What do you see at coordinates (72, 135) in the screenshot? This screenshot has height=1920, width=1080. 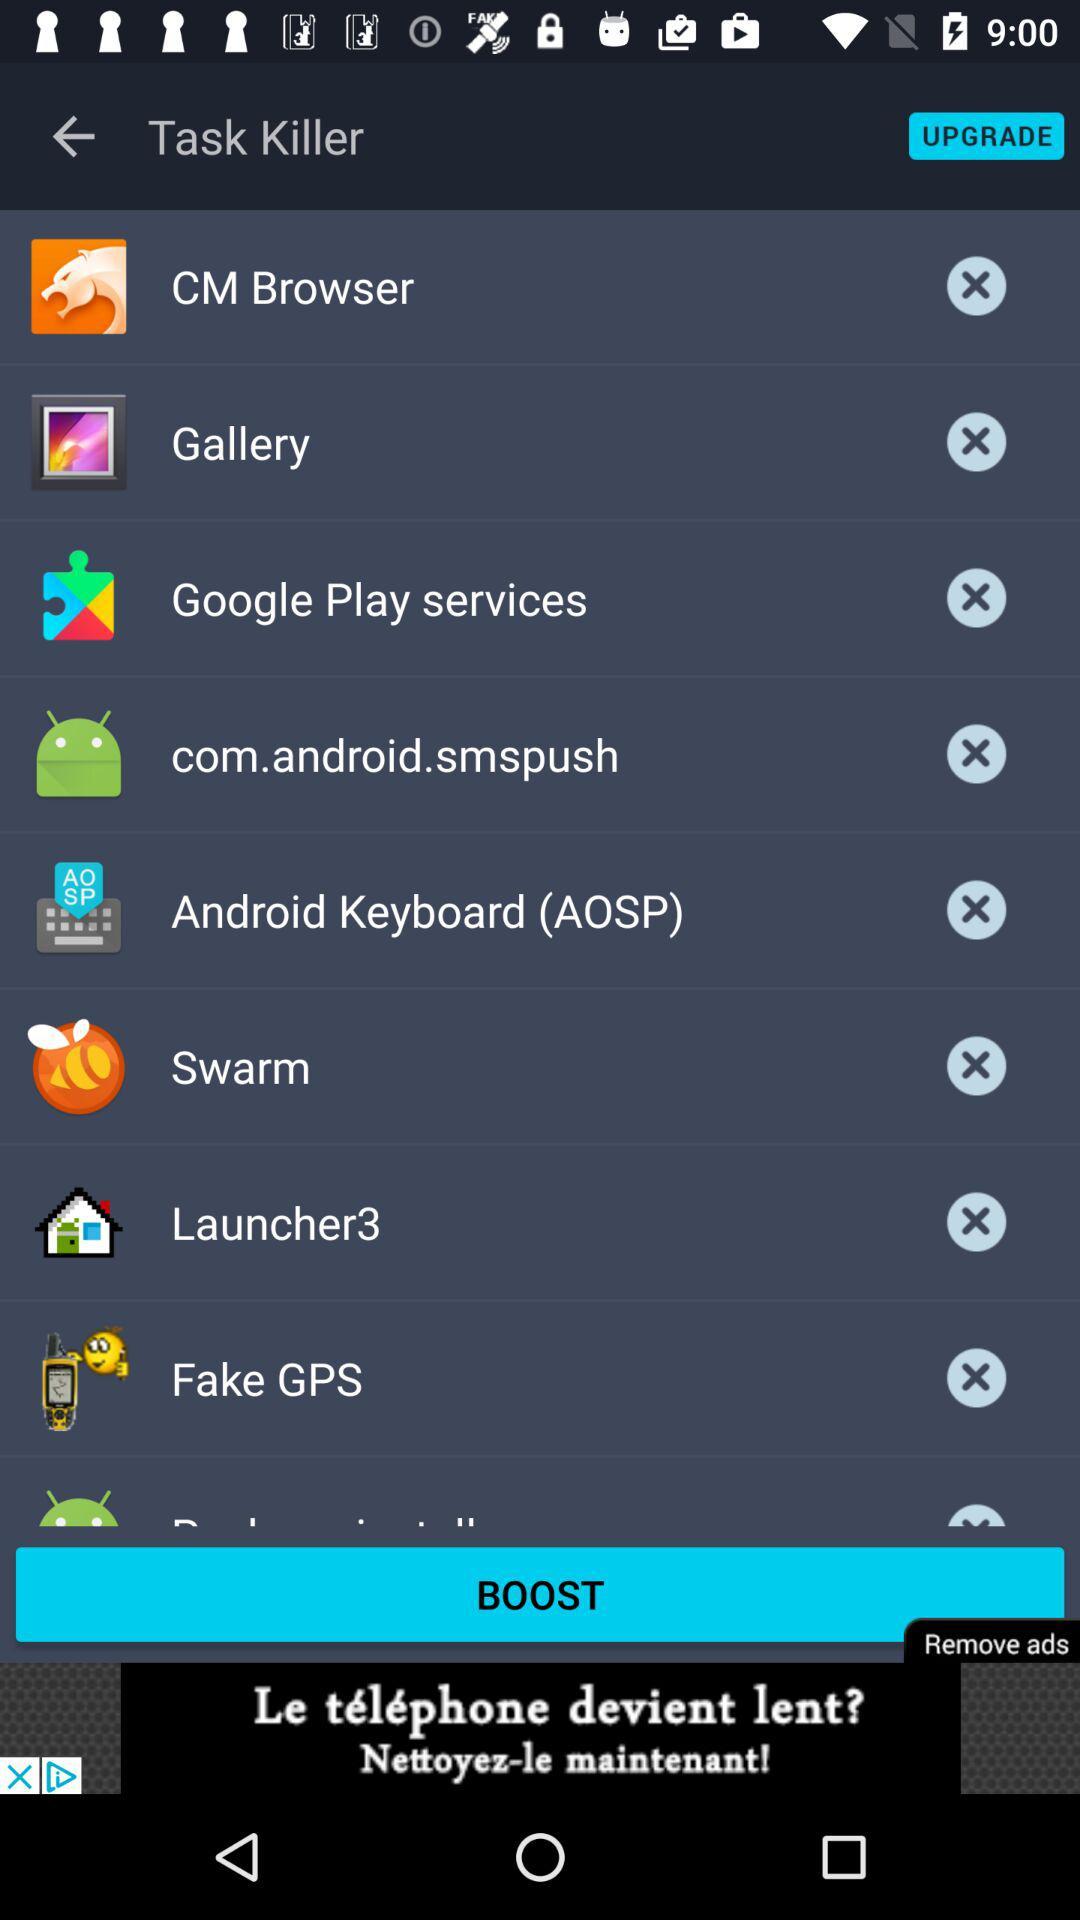 I see `go back` at bounding box center [72, 135].